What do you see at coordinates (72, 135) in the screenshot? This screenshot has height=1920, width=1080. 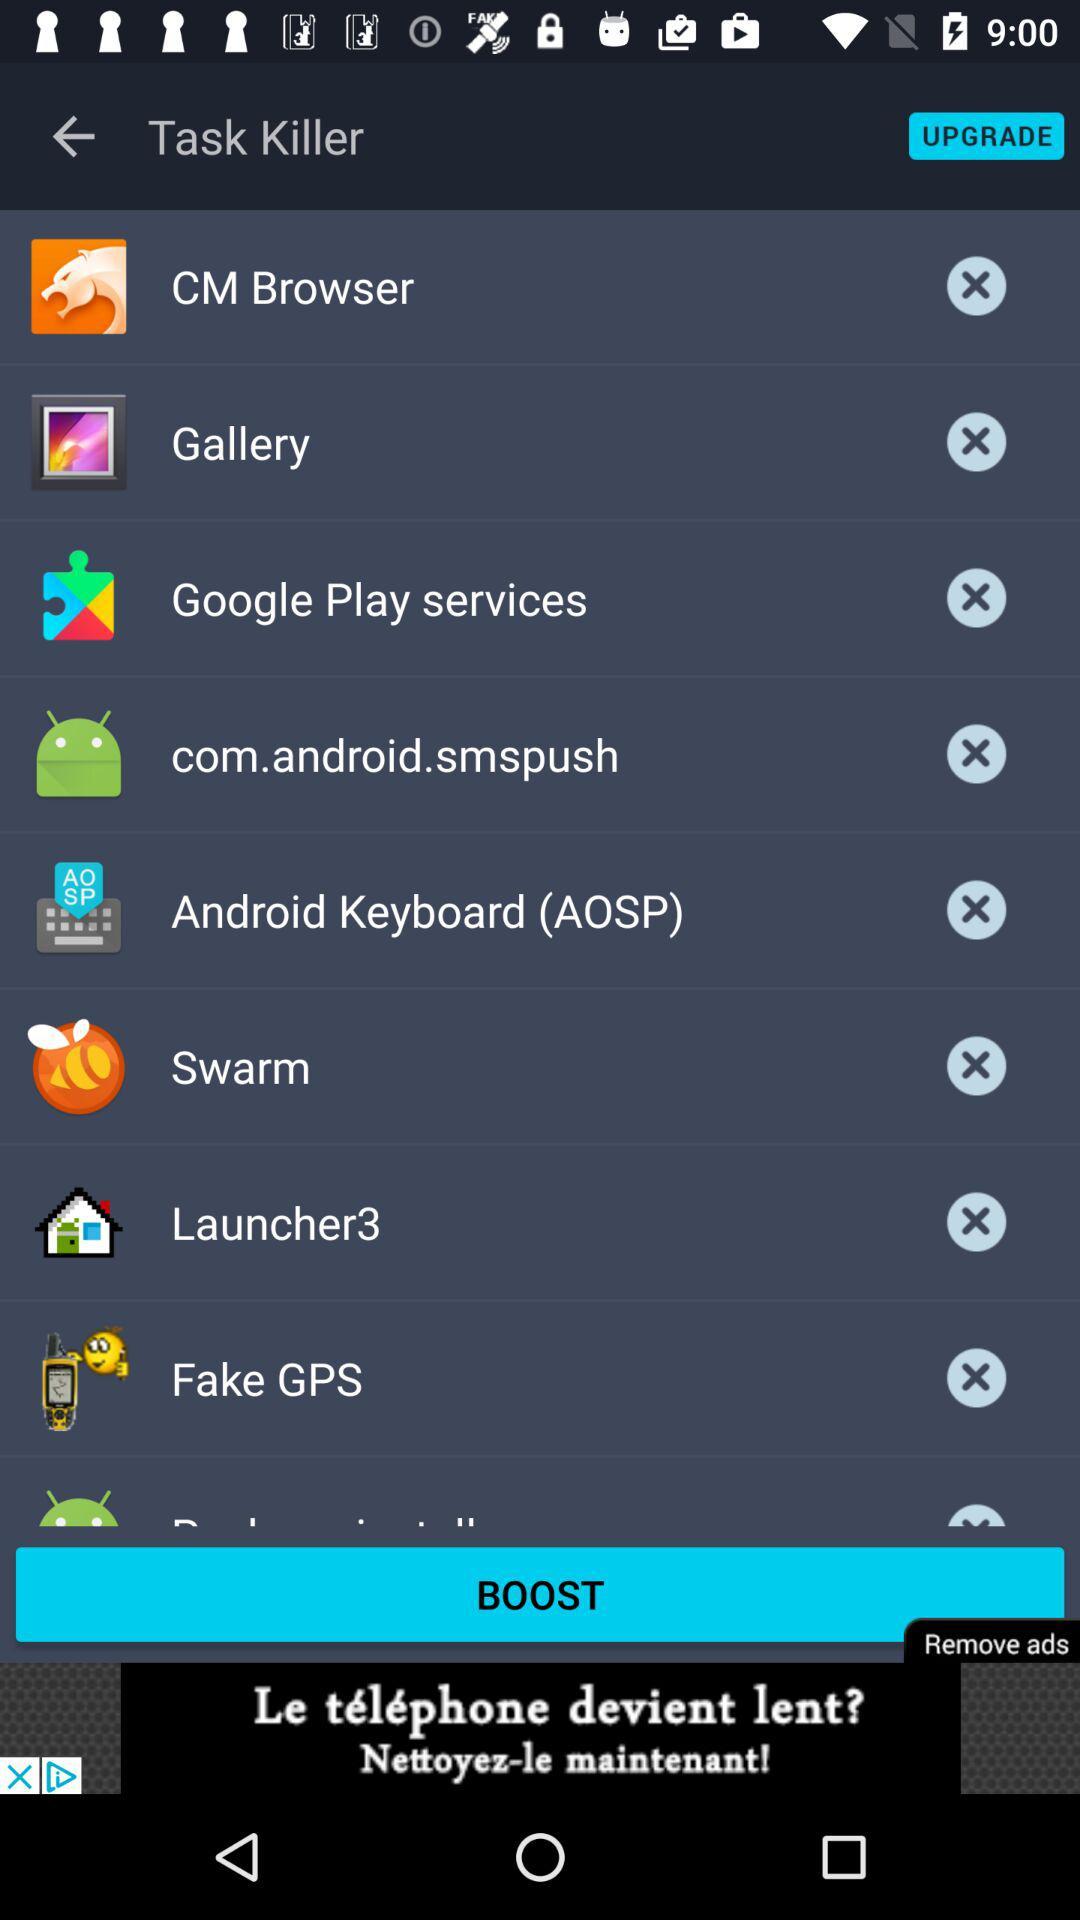 I see `go back` at bounding box center [72, 135].